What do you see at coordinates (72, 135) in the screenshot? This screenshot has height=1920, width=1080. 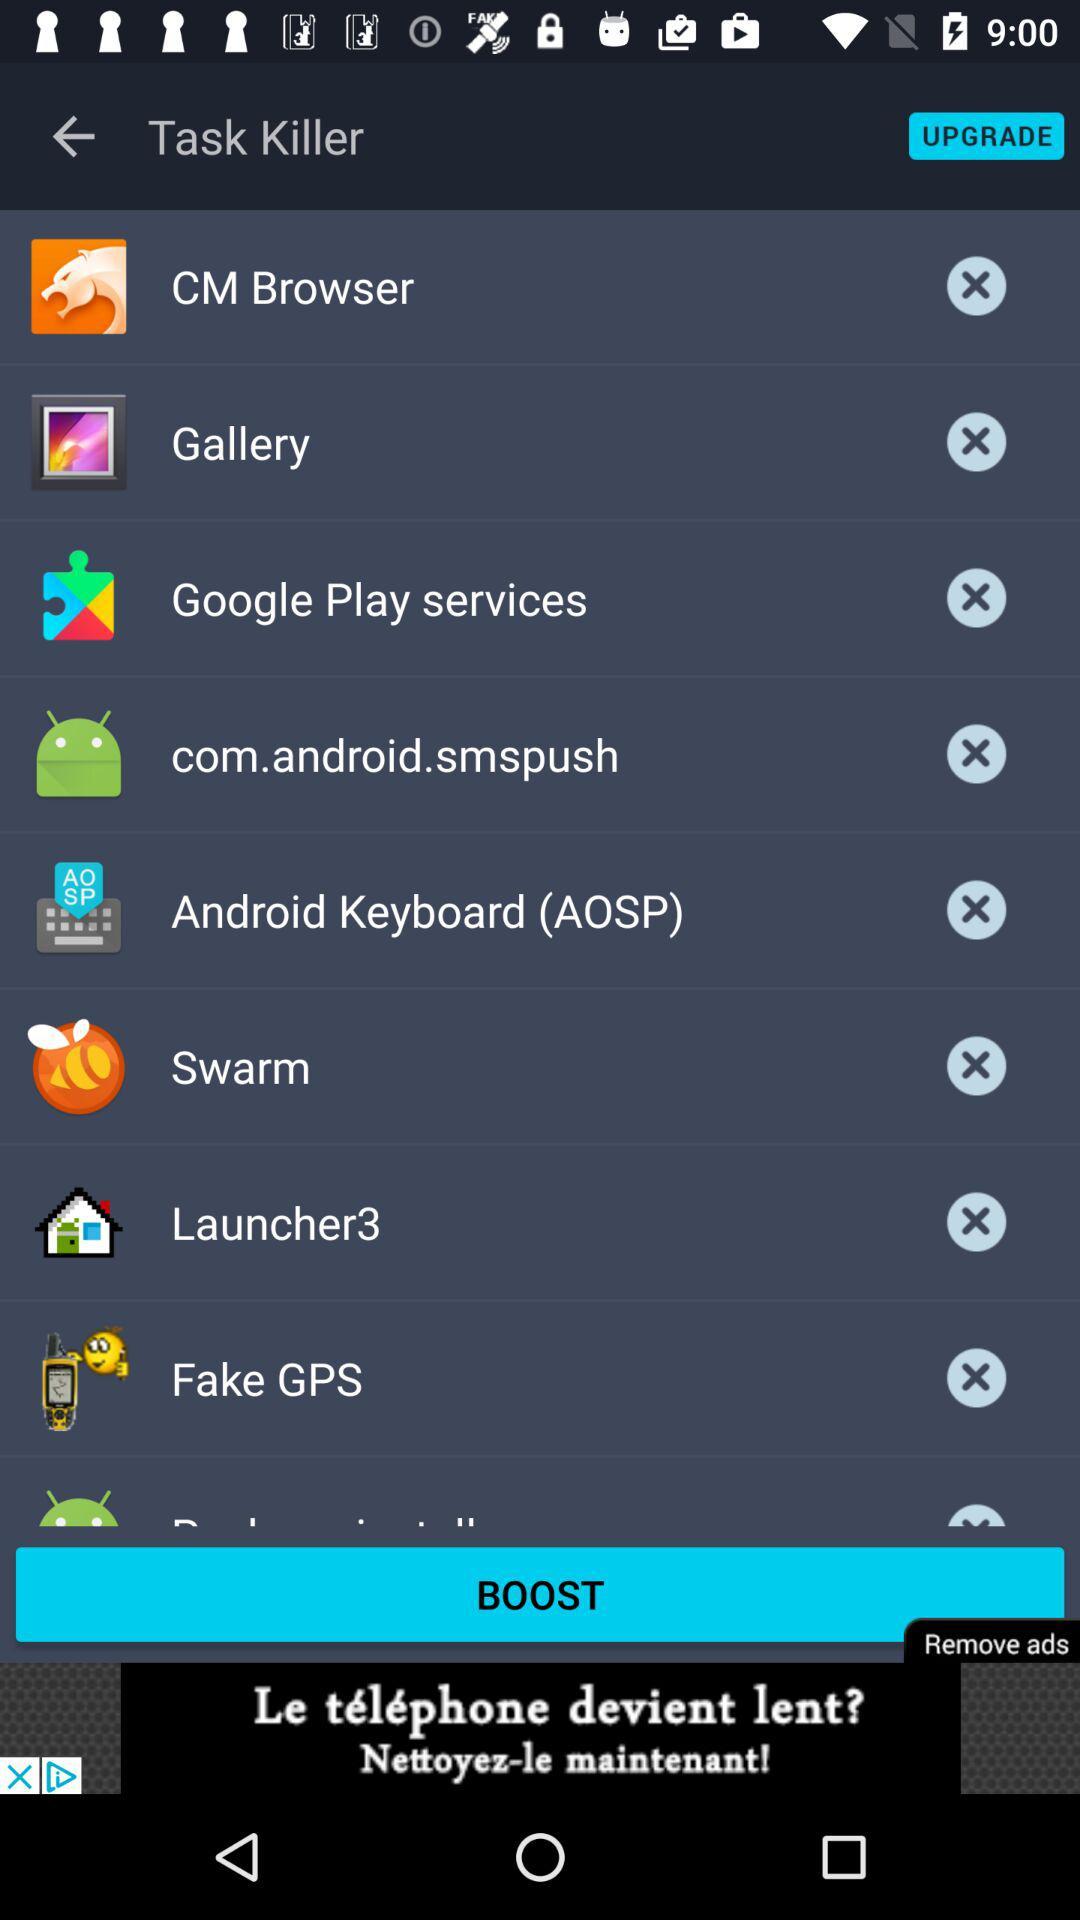 I see `go back` at bounding box center [72, 135].